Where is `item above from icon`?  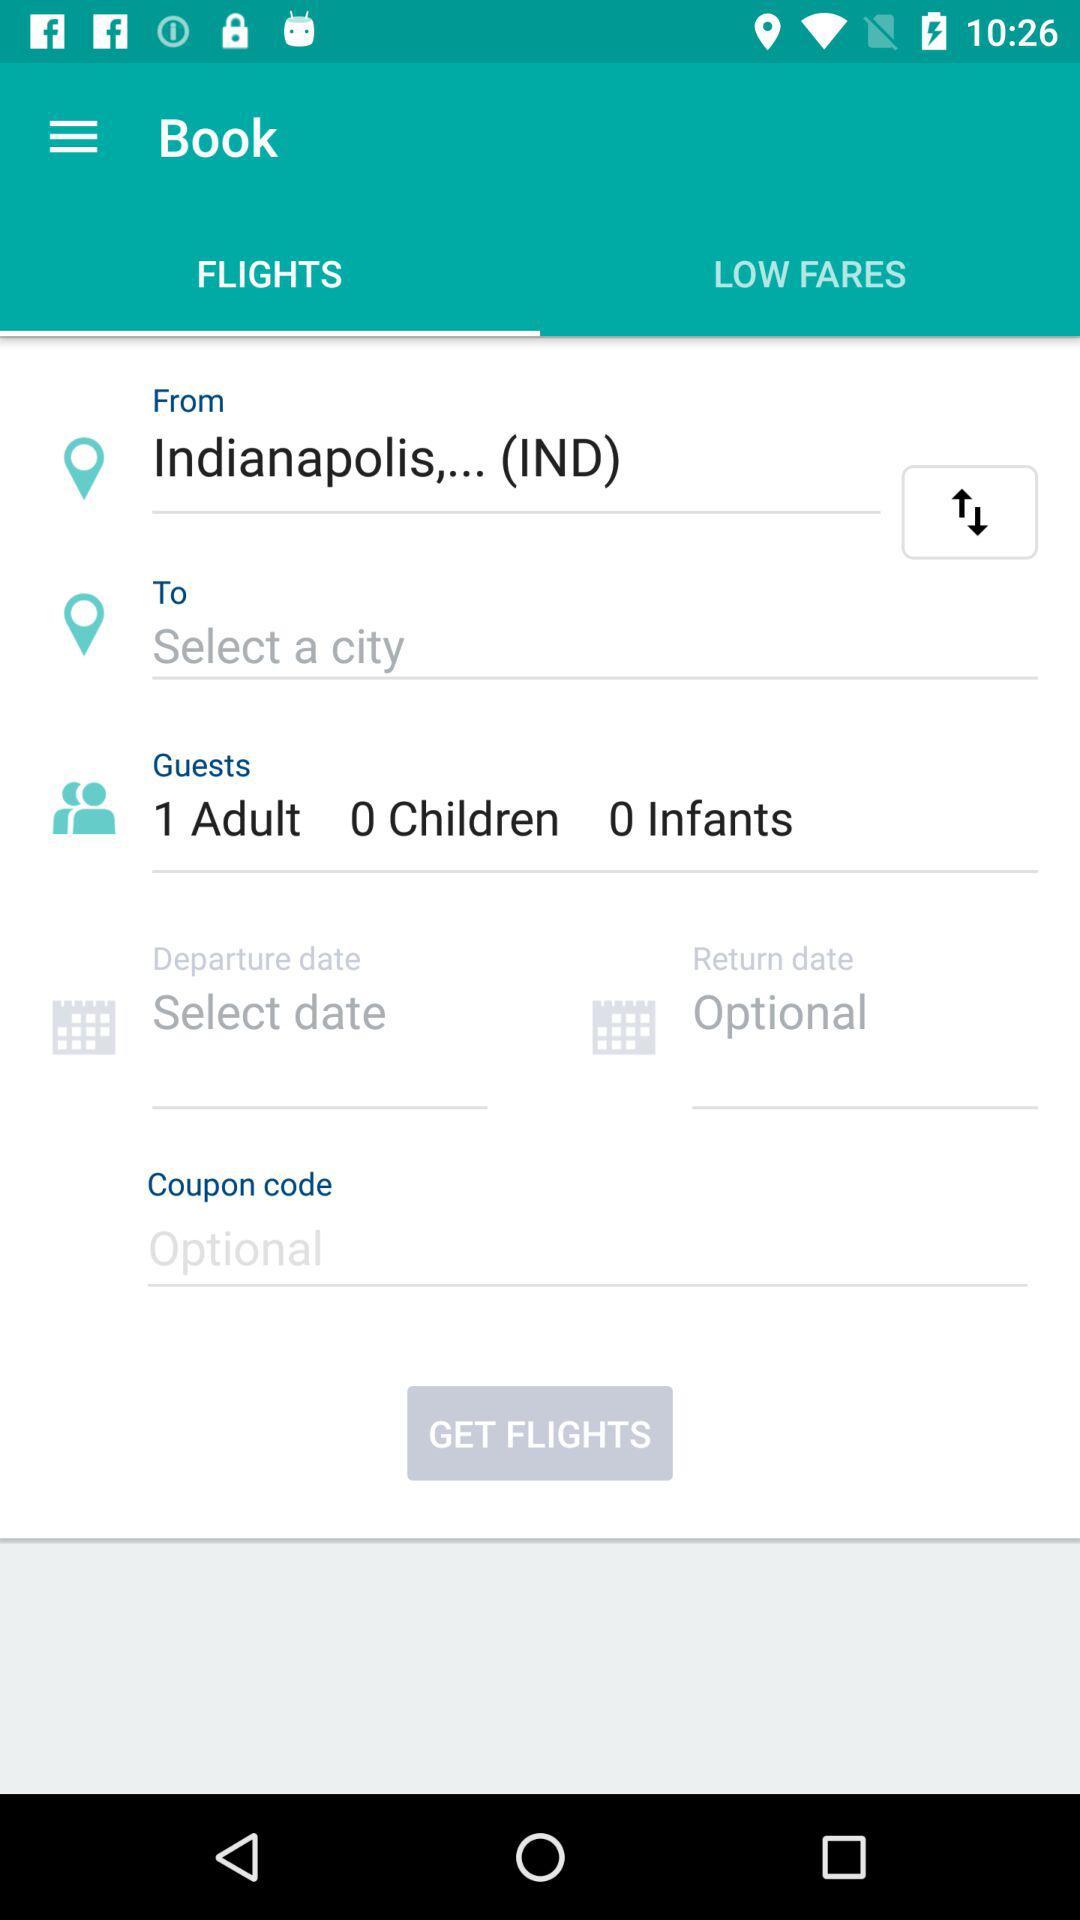
item above from icon is located at coordinates (72, 135).